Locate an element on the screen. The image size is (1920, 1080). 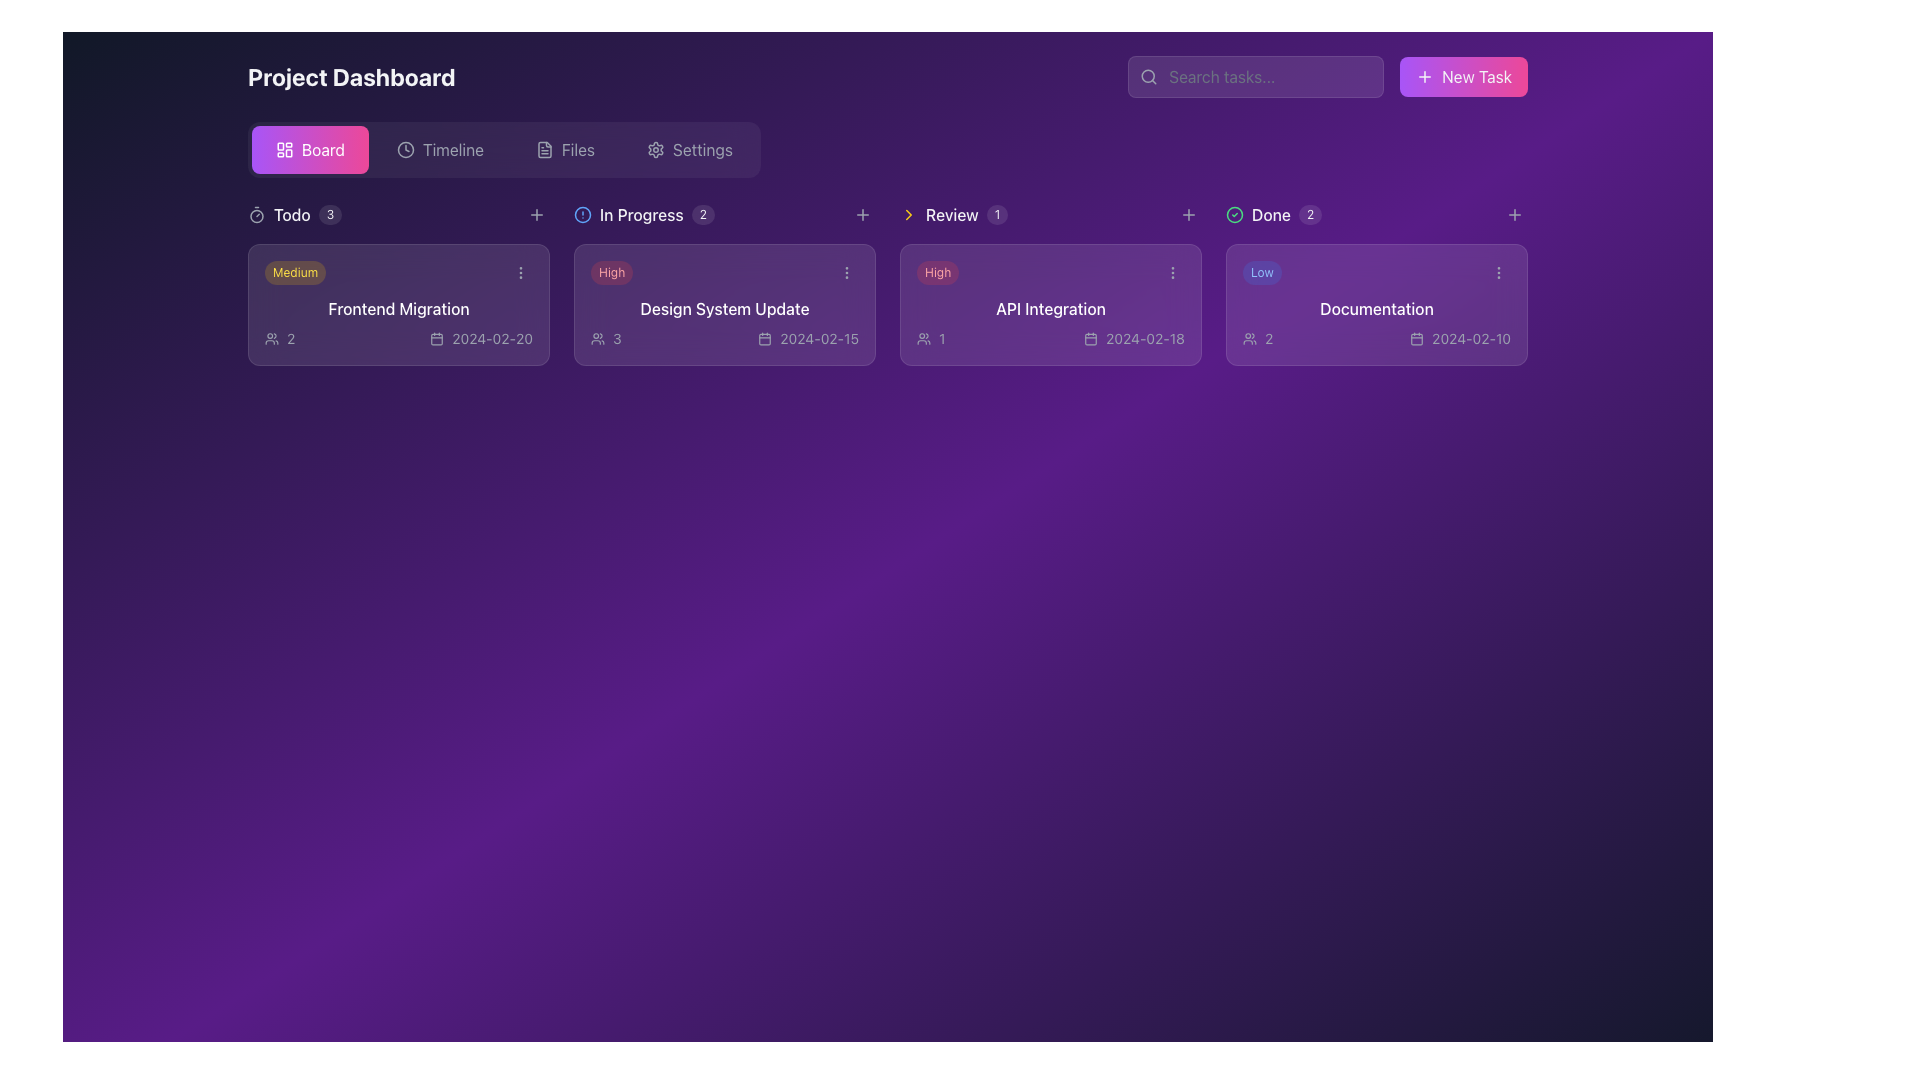
the graphical icon component that represents the 'Files' menu item in the top navigation bar, located between the 'Timeline' and 'Settings' buttons is located at coordinates (544, 149).